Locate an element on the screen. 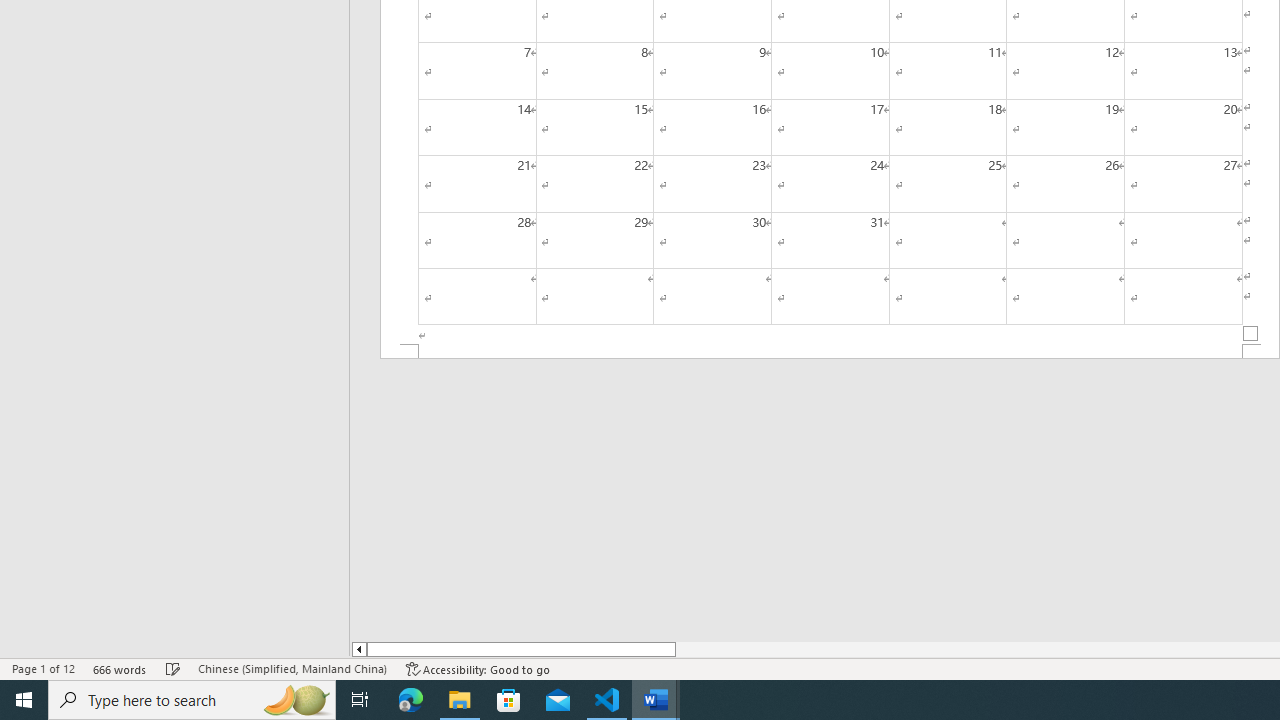 The width and height of the screenshot is (1280, 720). 'Footer -Section 1-' is located at coordinates (830, 350).